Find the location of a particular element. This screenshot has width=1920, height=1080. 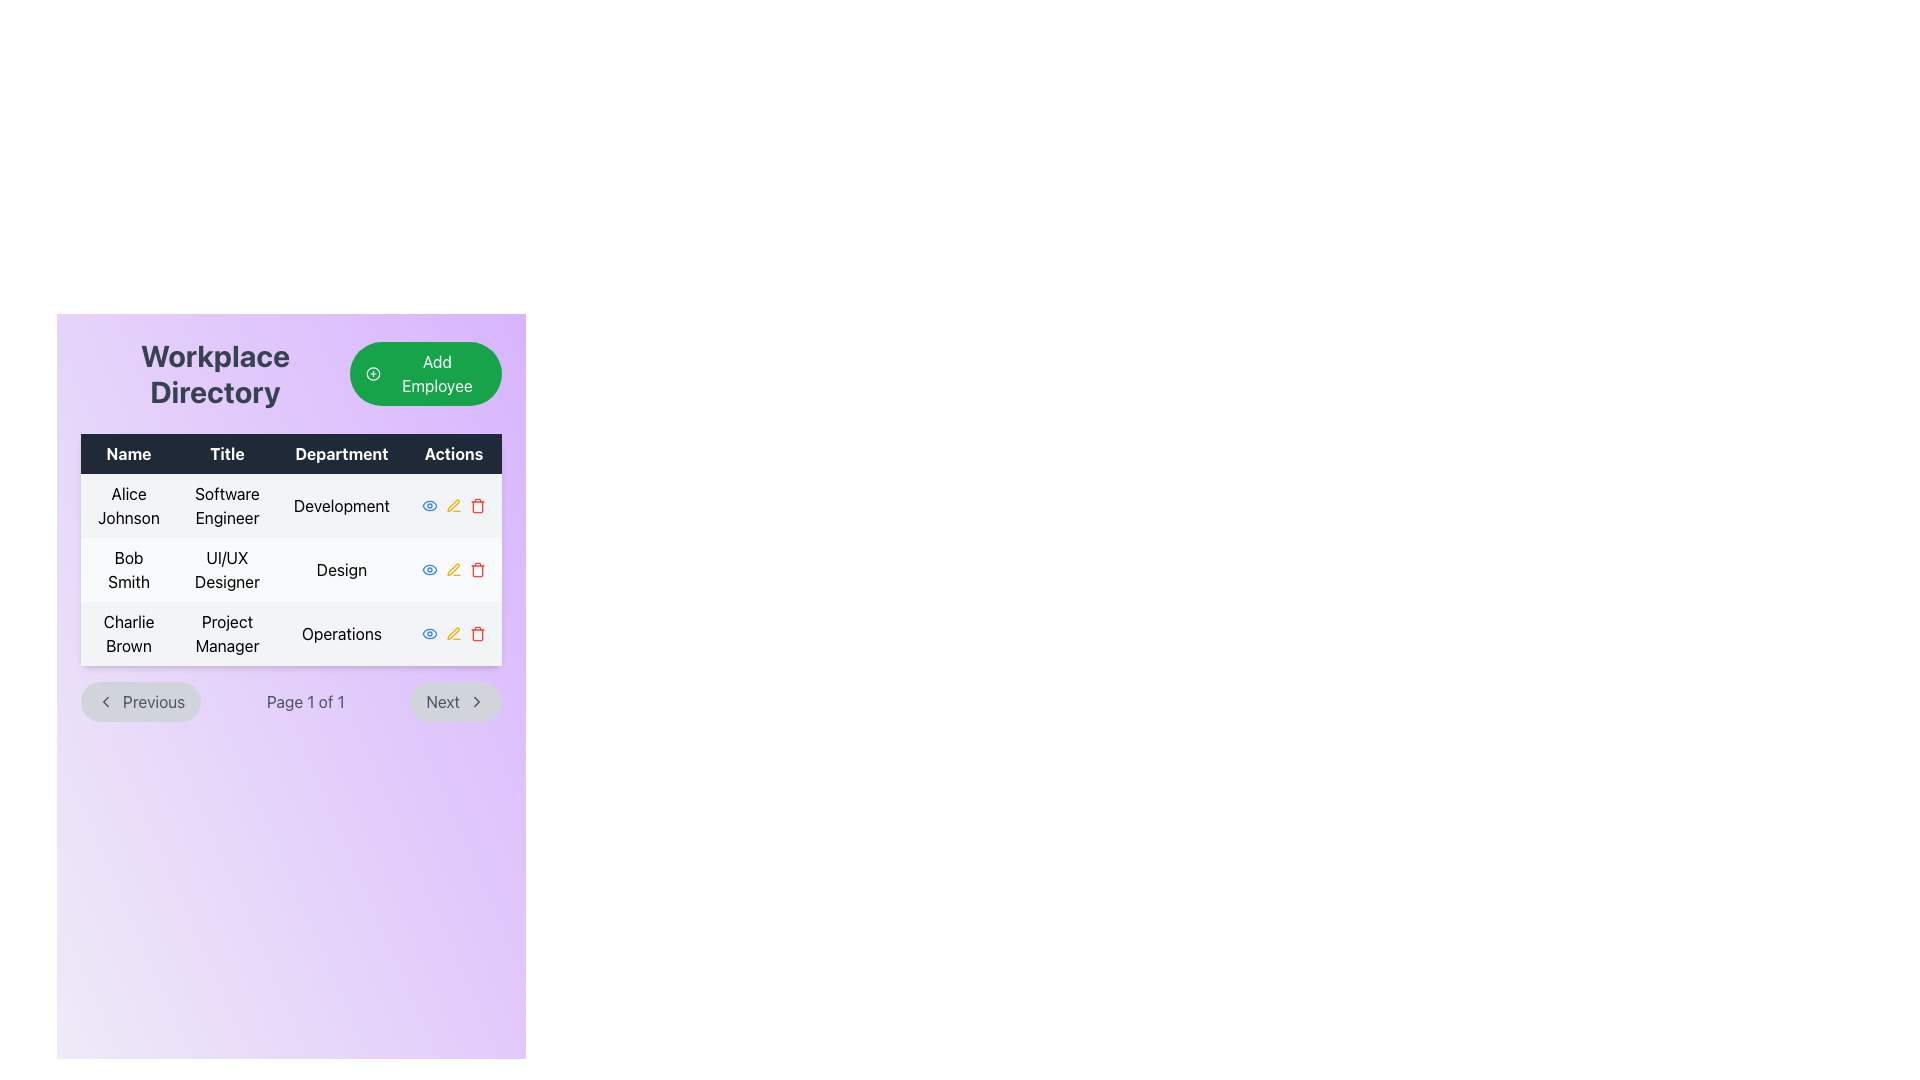

the text label displaying 'Alice Johnson' located in the first row of the data table under the 'Name' column is located at coordinates (128, 504).